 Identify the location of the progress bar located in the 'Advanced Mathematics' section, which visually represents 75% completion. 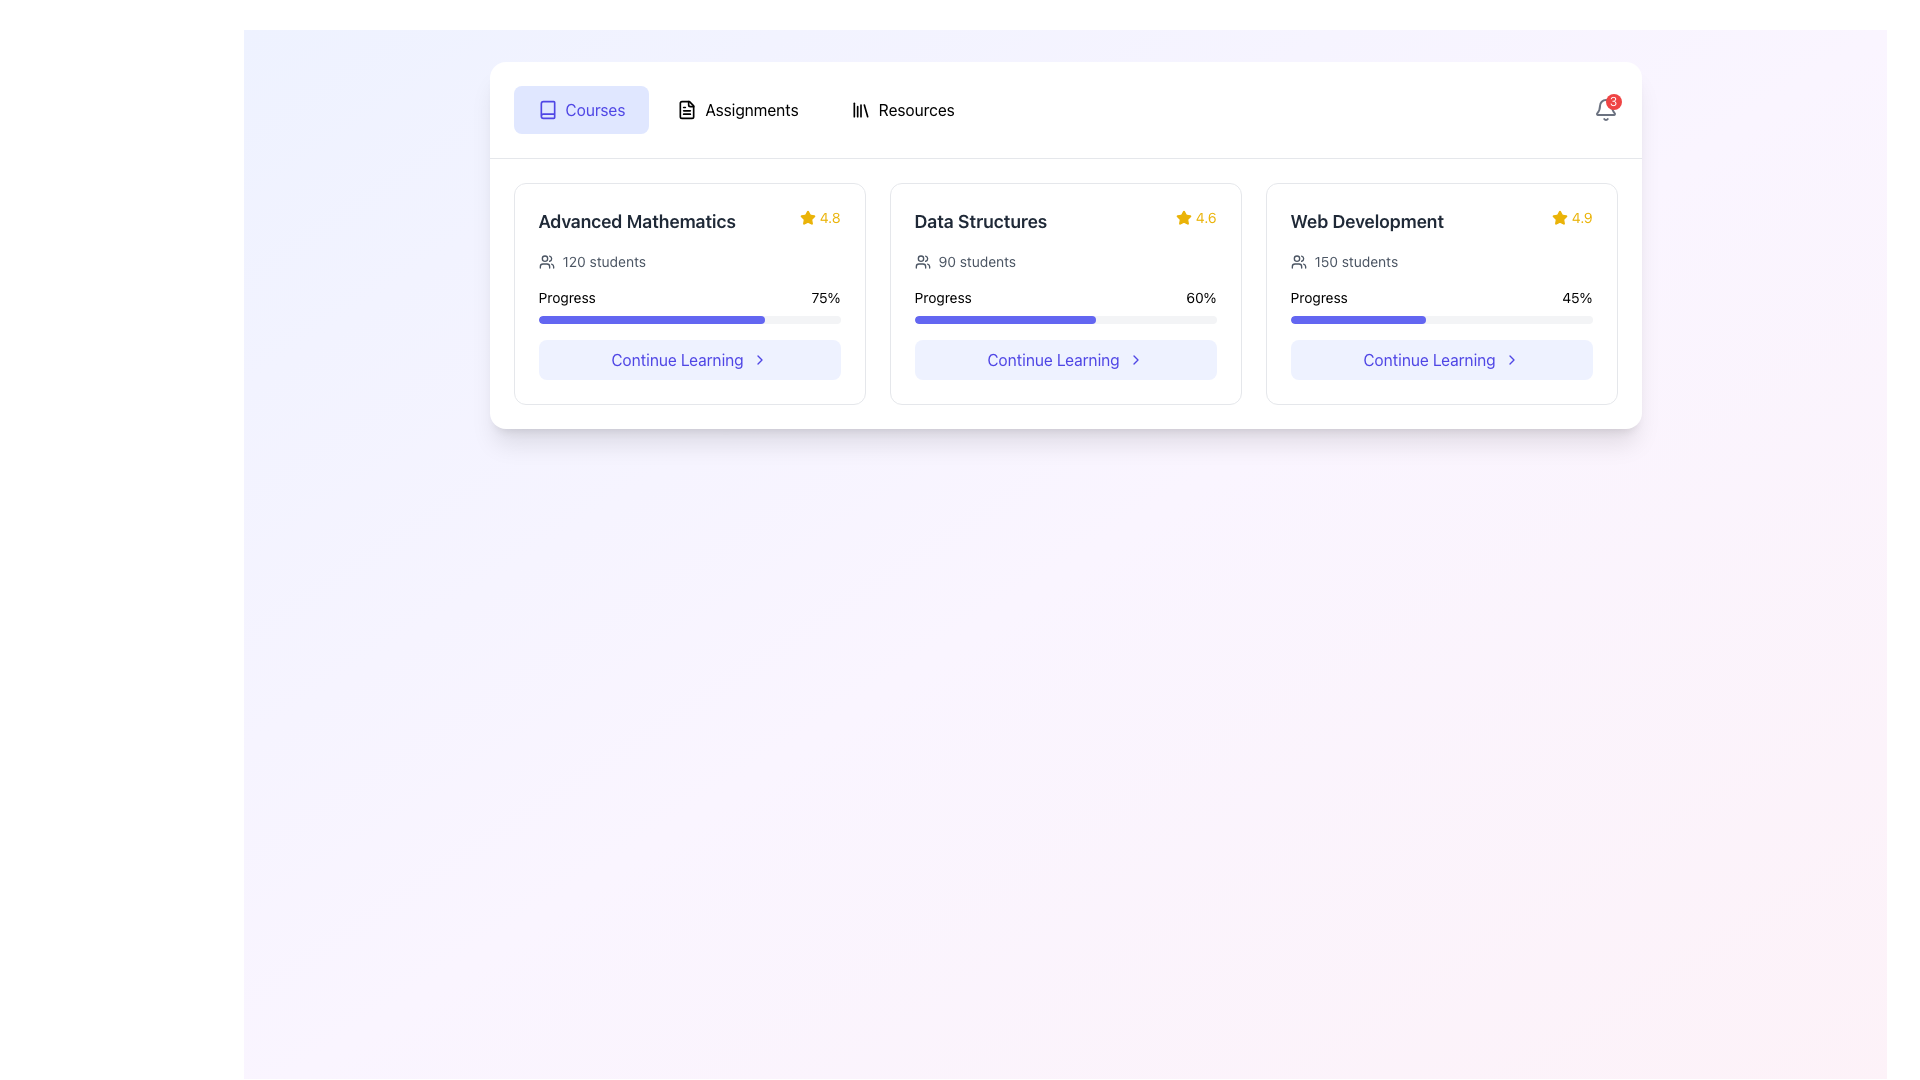
(689, 305).